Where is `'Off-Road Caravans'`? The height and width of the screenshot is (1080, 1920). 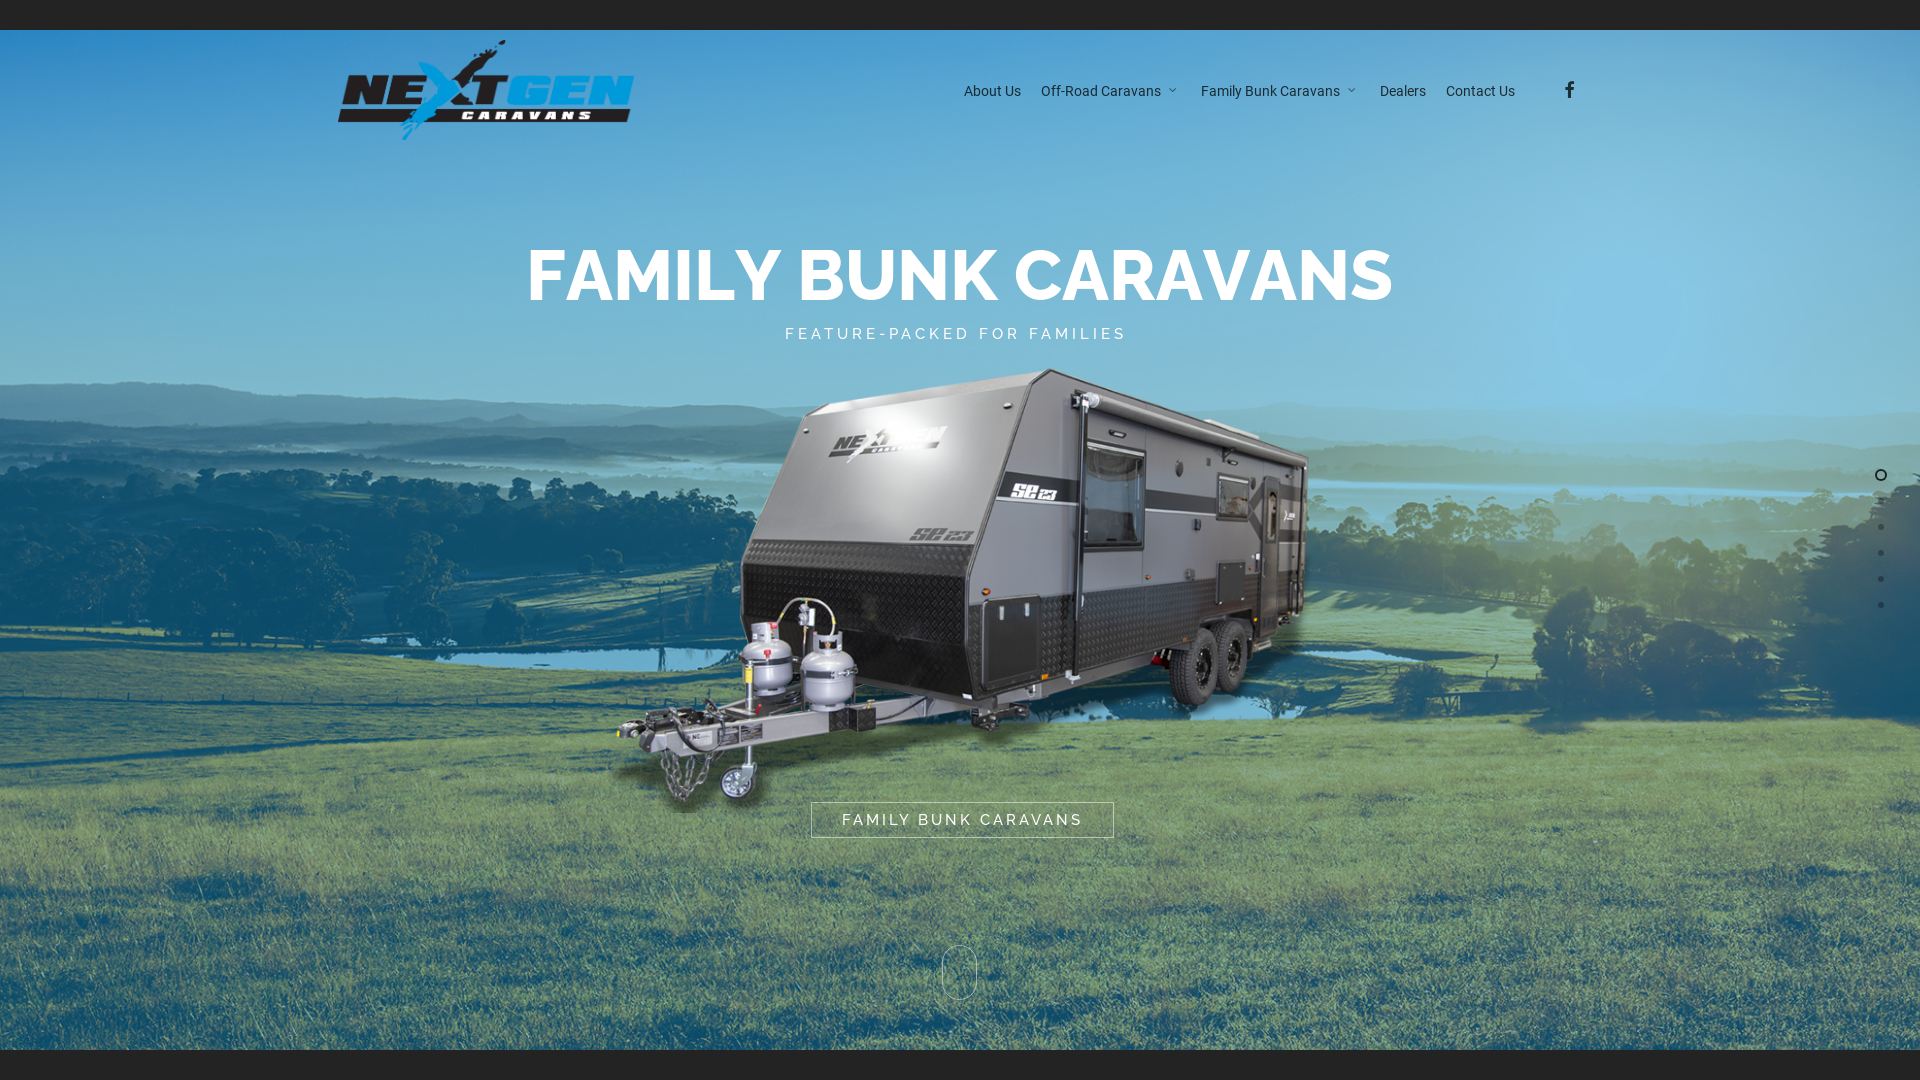
'Off-Road Caravans' is located at coordinates (1108, 88).